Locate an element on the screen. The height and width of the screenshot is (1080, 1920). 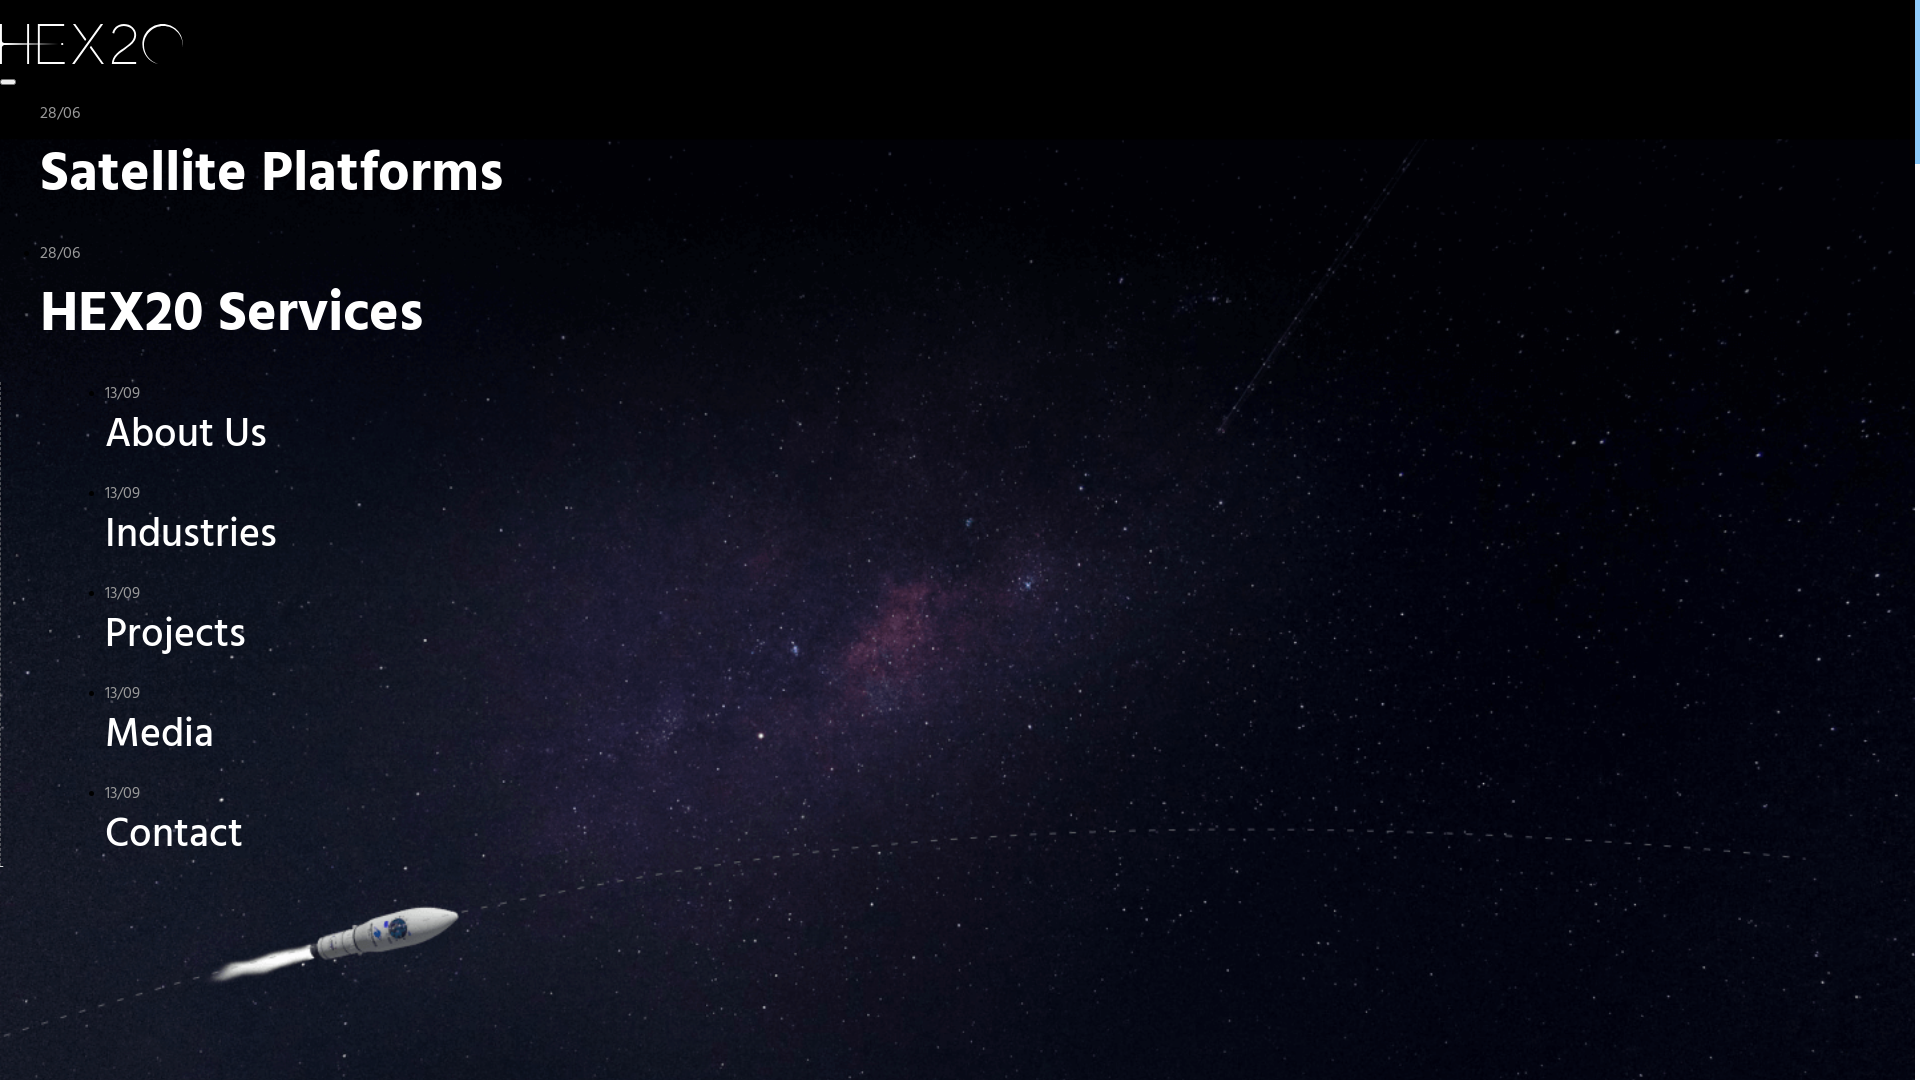
'13/09 is located at coordinates (104, 825).